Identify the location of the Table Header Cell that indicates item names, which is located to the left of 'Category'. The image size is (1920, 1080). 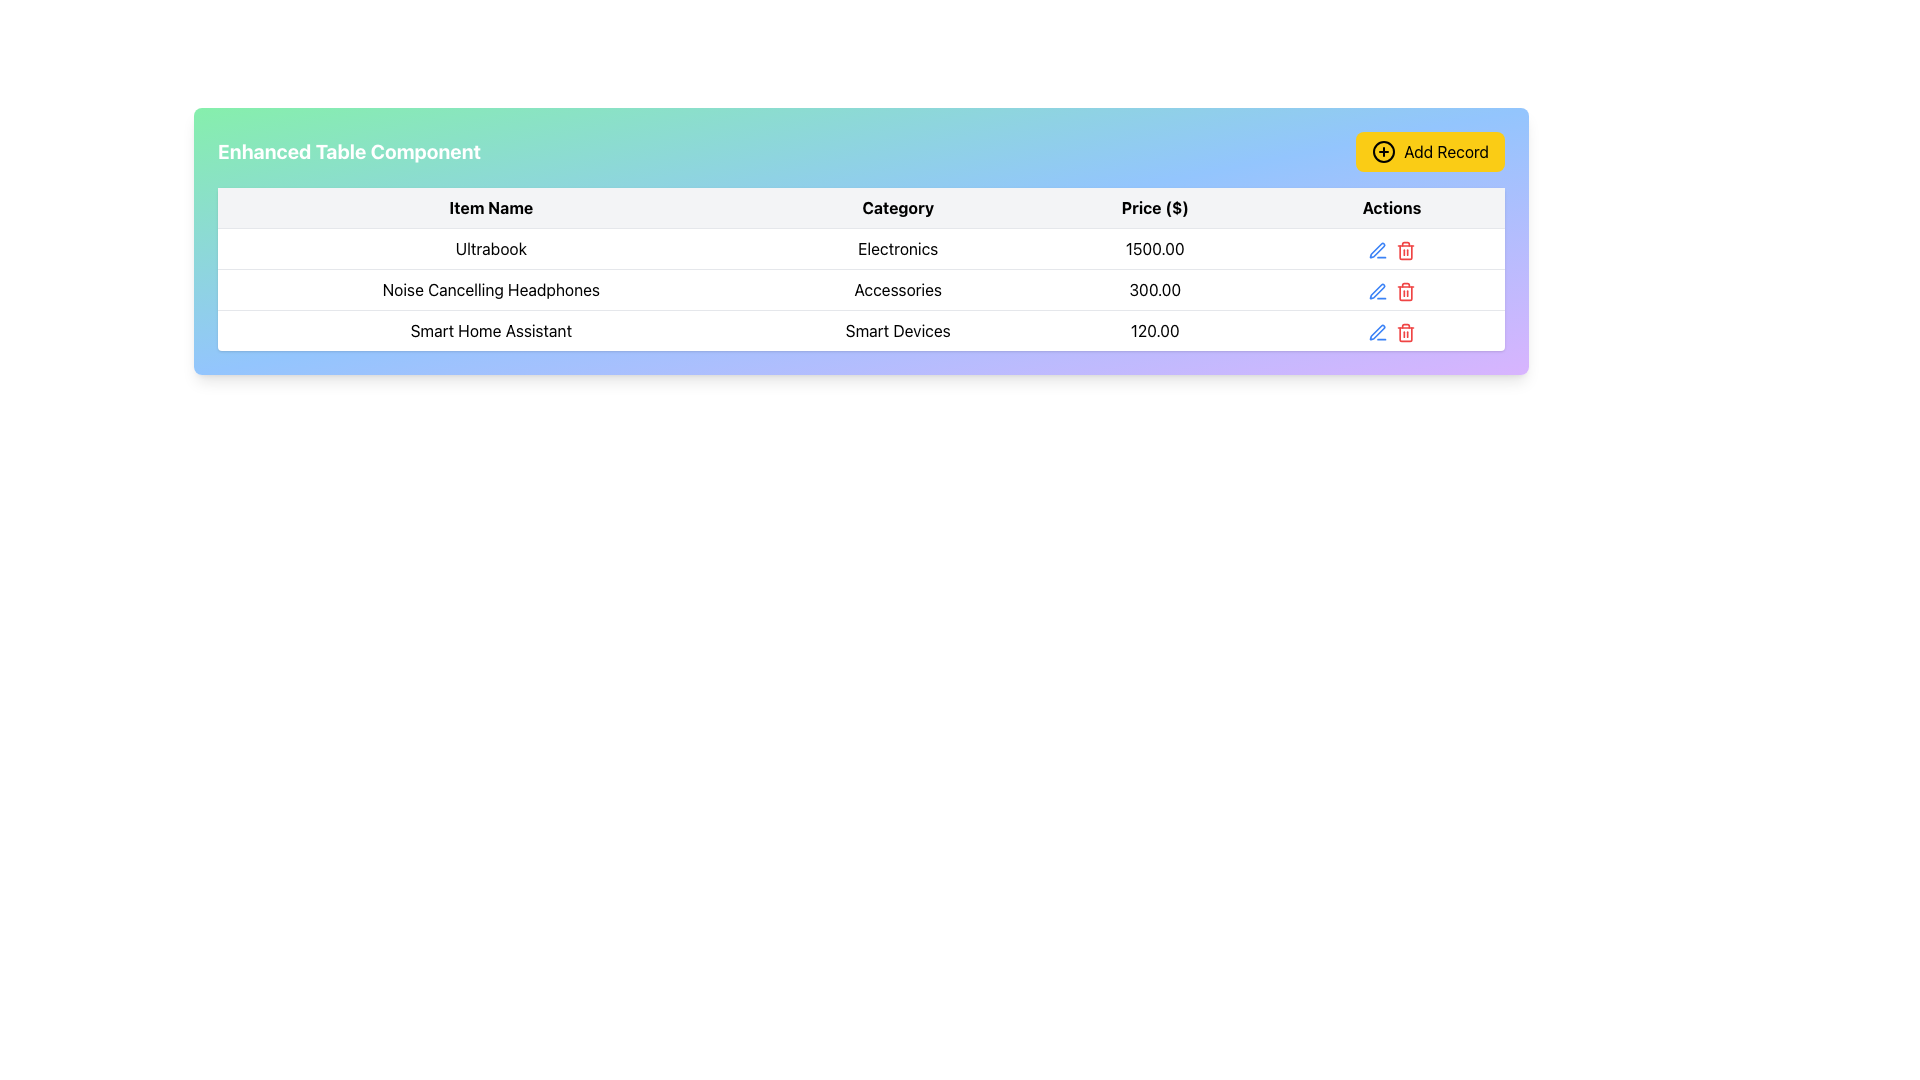
(491, 208).